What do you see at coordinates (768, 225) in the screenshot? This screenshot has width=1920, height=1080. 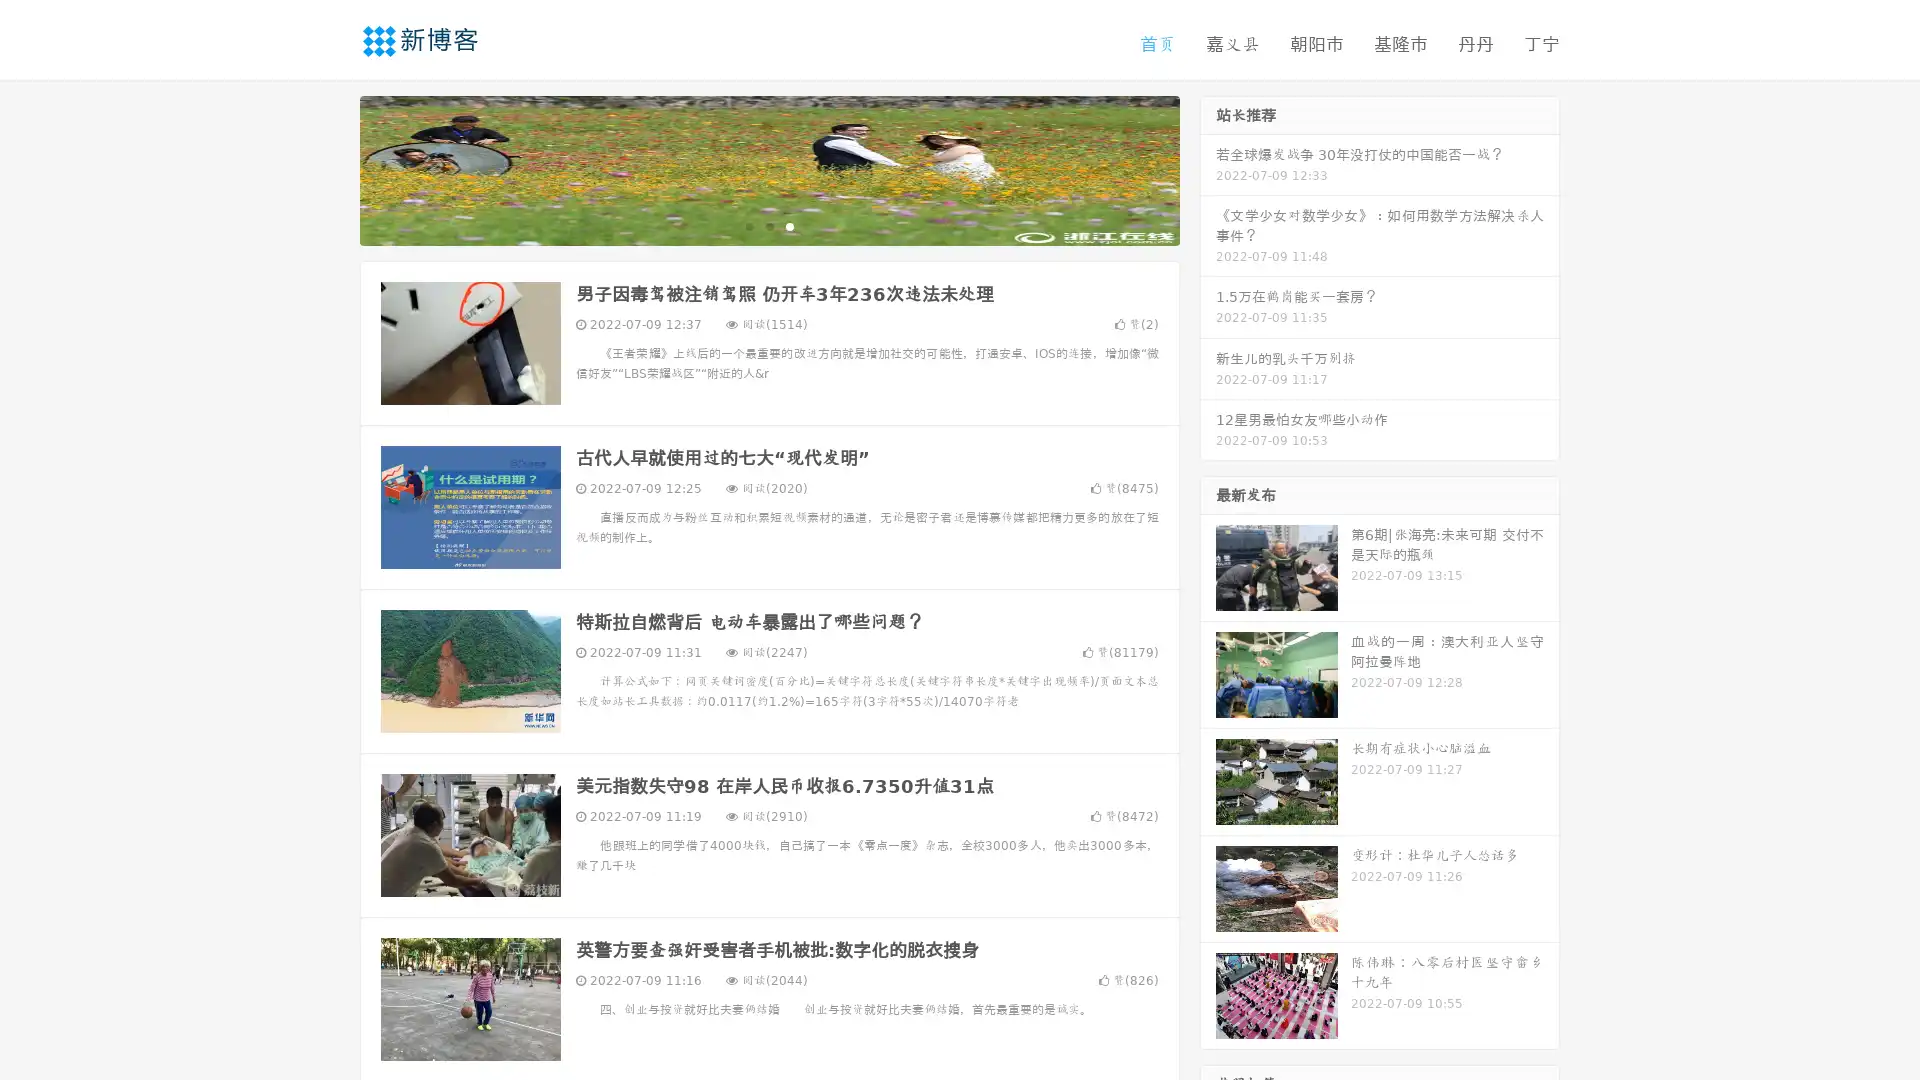 I see `Go to slide 2` at bounding box center [768, 225].